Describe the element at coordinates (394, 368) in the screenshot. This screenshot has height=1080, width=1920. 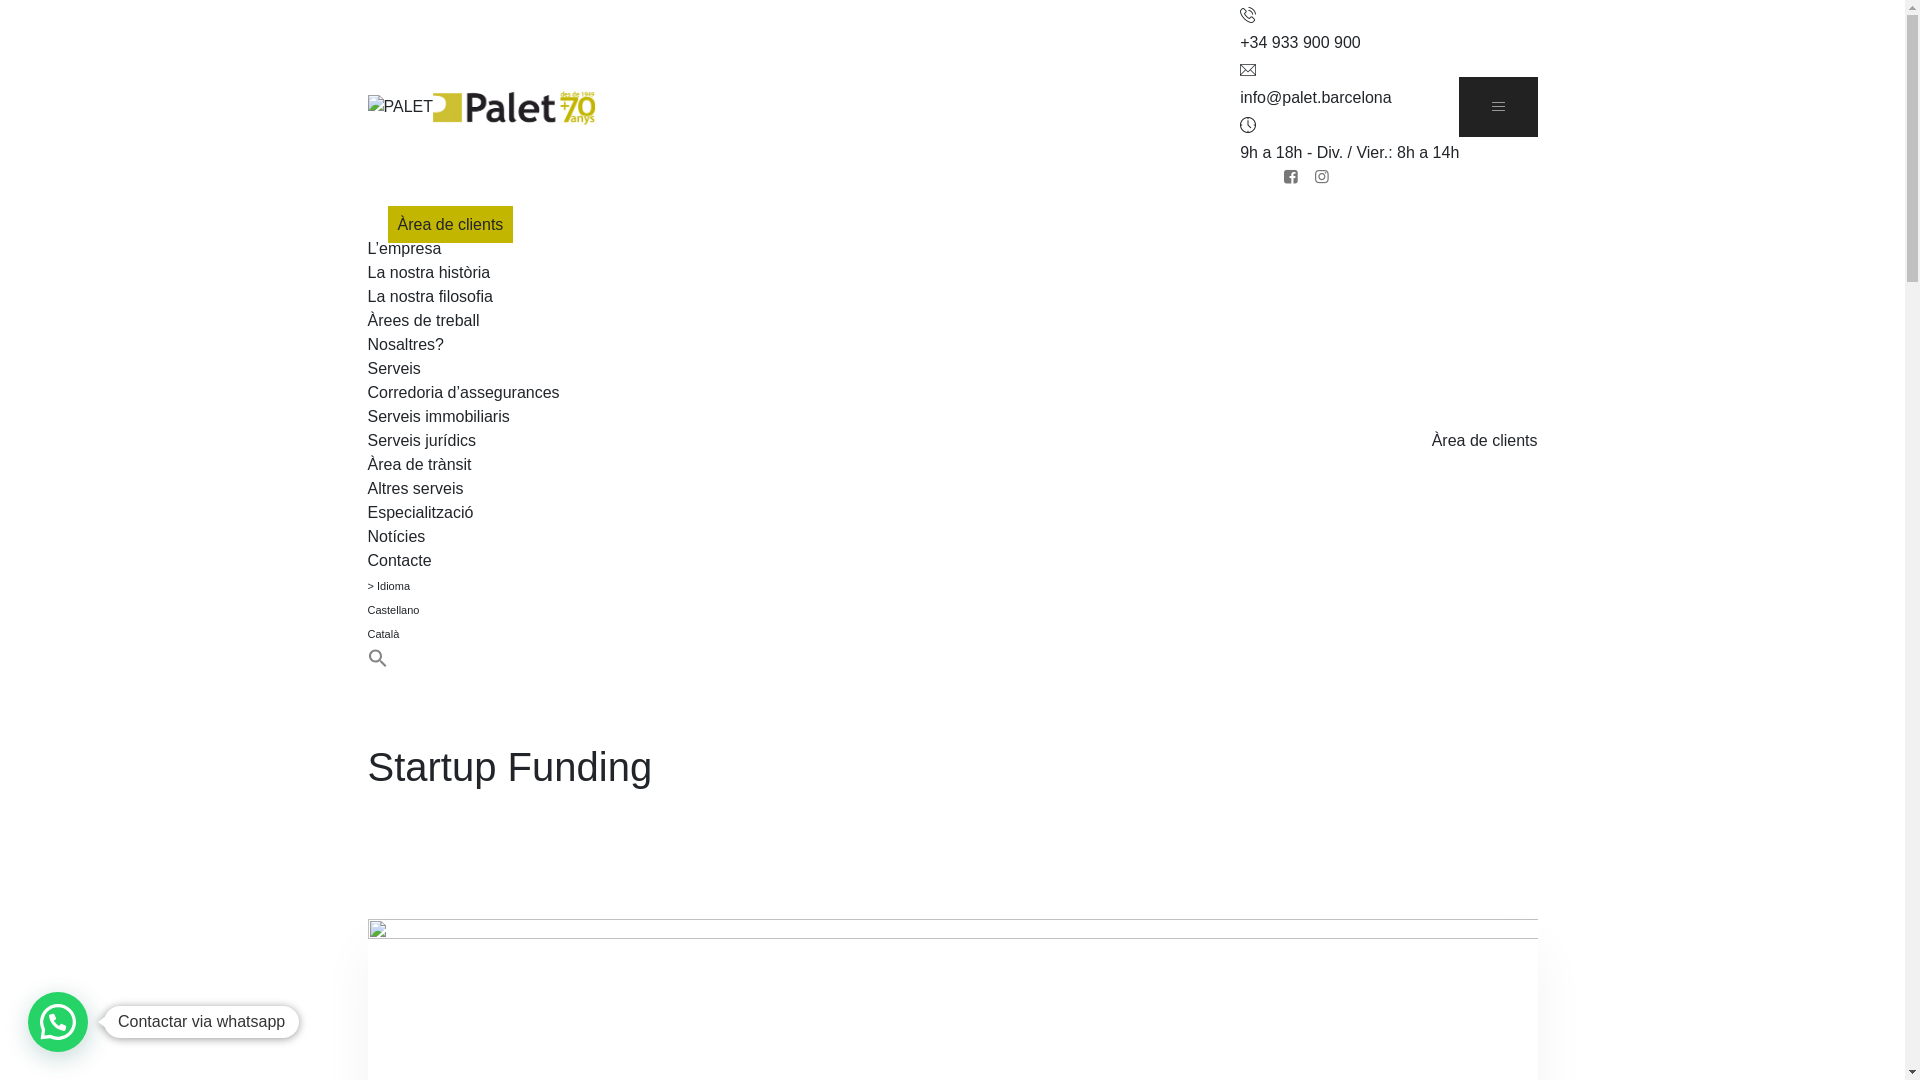
I see `'Serveis'` at that location.